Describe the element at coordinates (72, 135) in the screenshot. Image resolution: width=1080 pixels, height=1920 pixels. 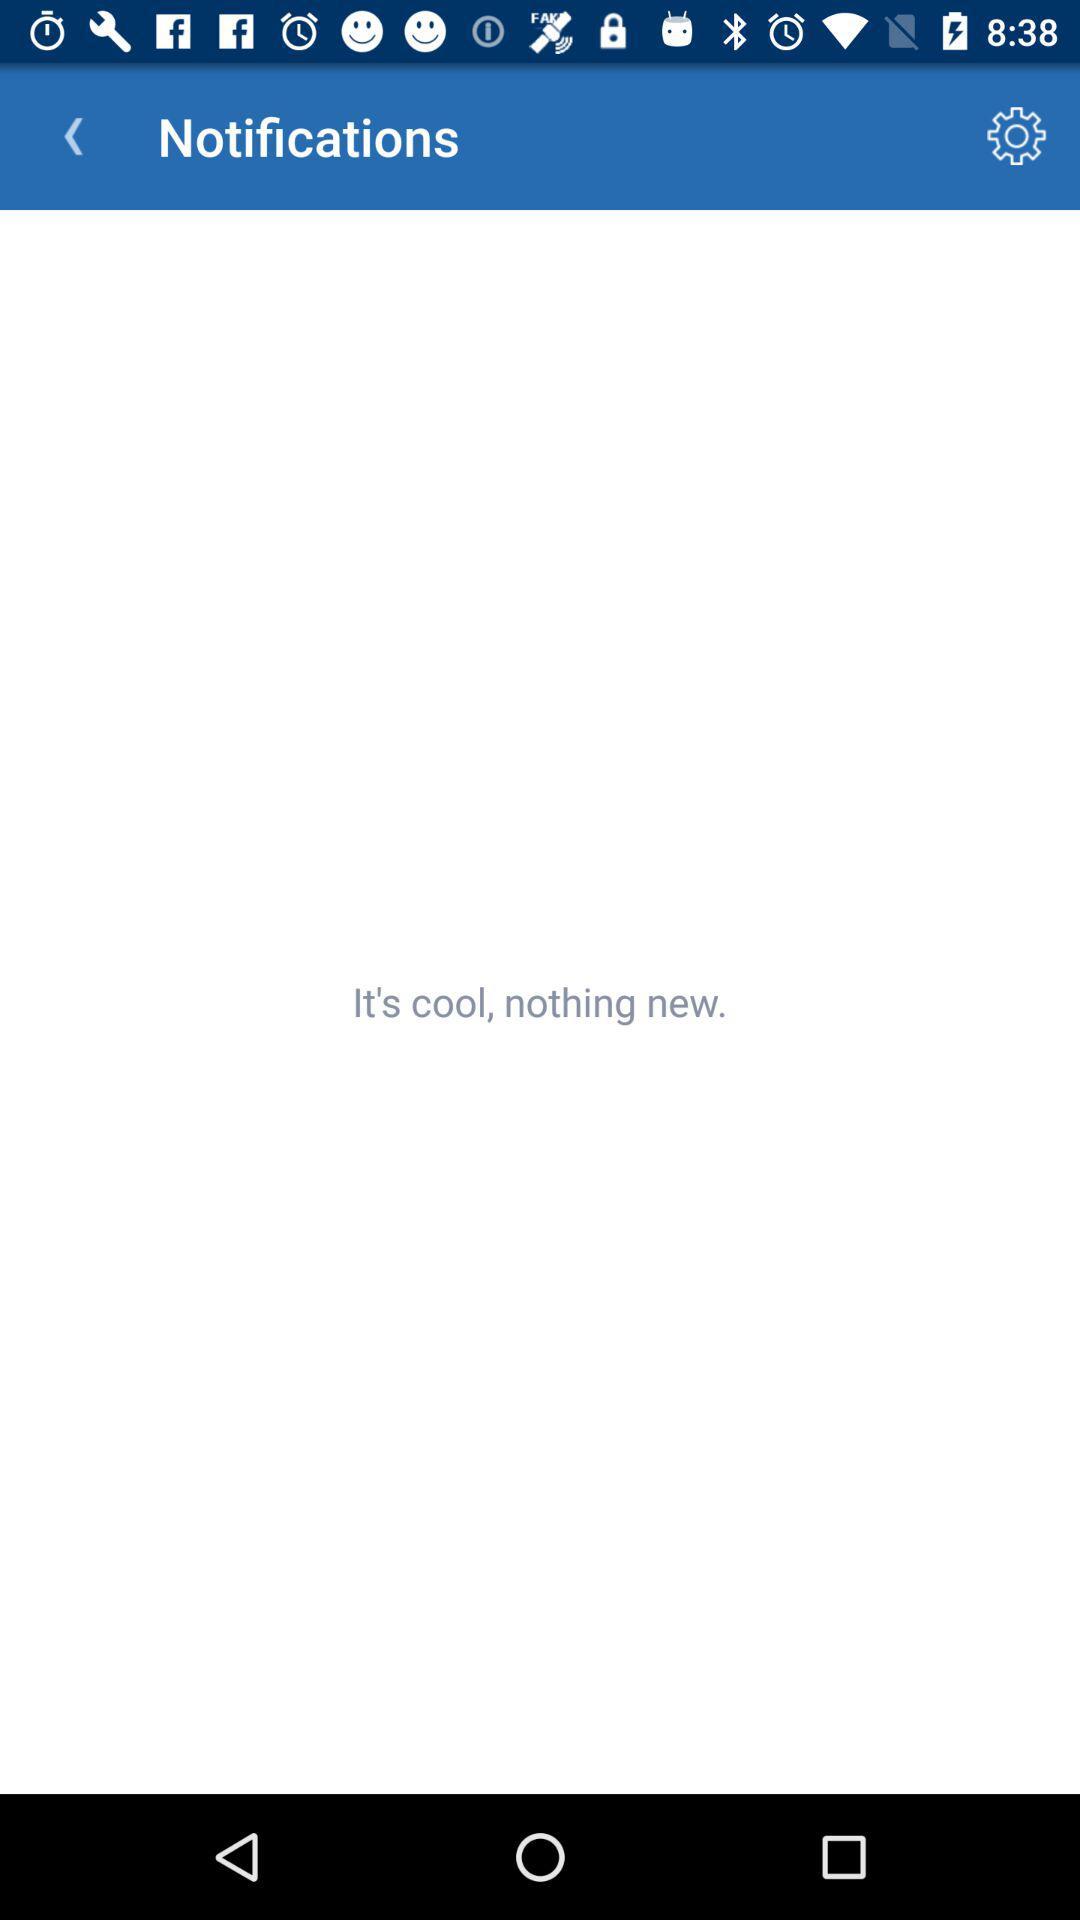
I see `item to the left of the notifications icon` at that location.